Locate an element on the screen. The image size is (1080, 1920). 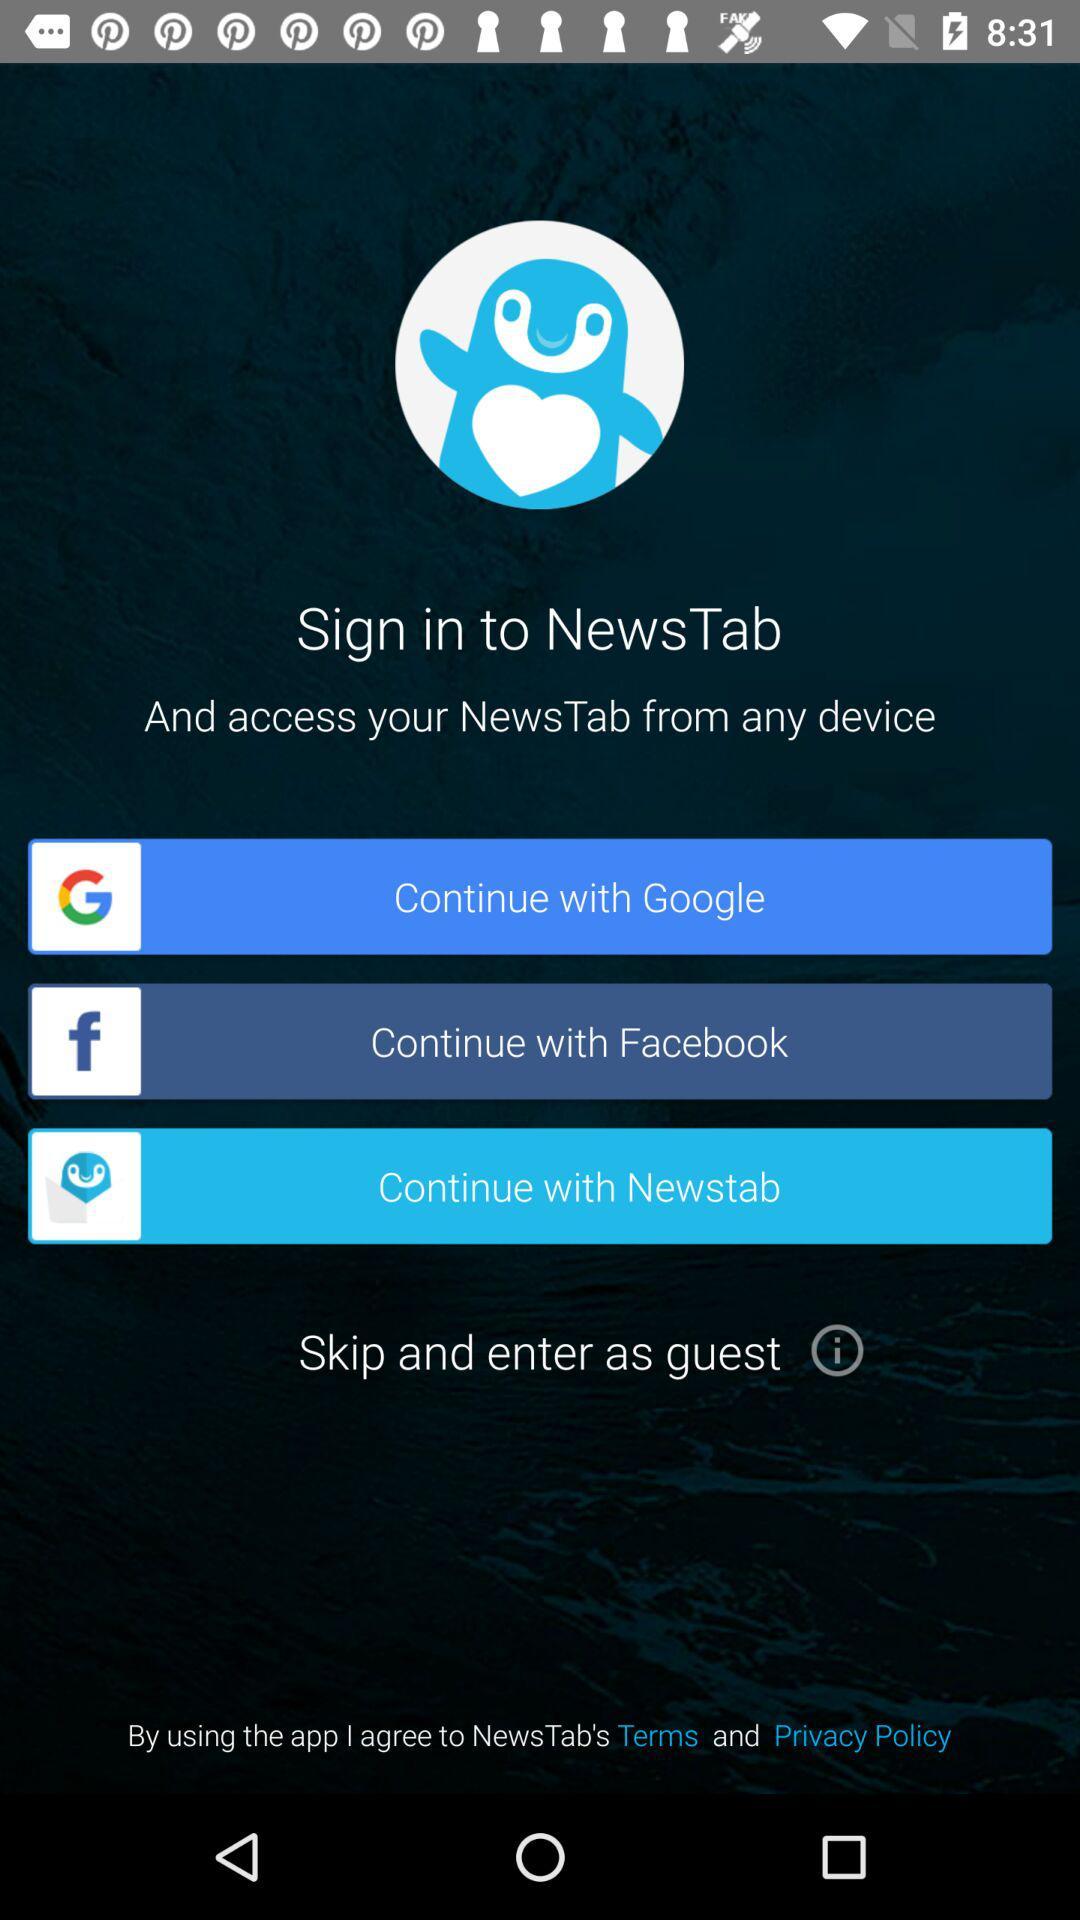
skip button is located at coordinates (837, 1350).